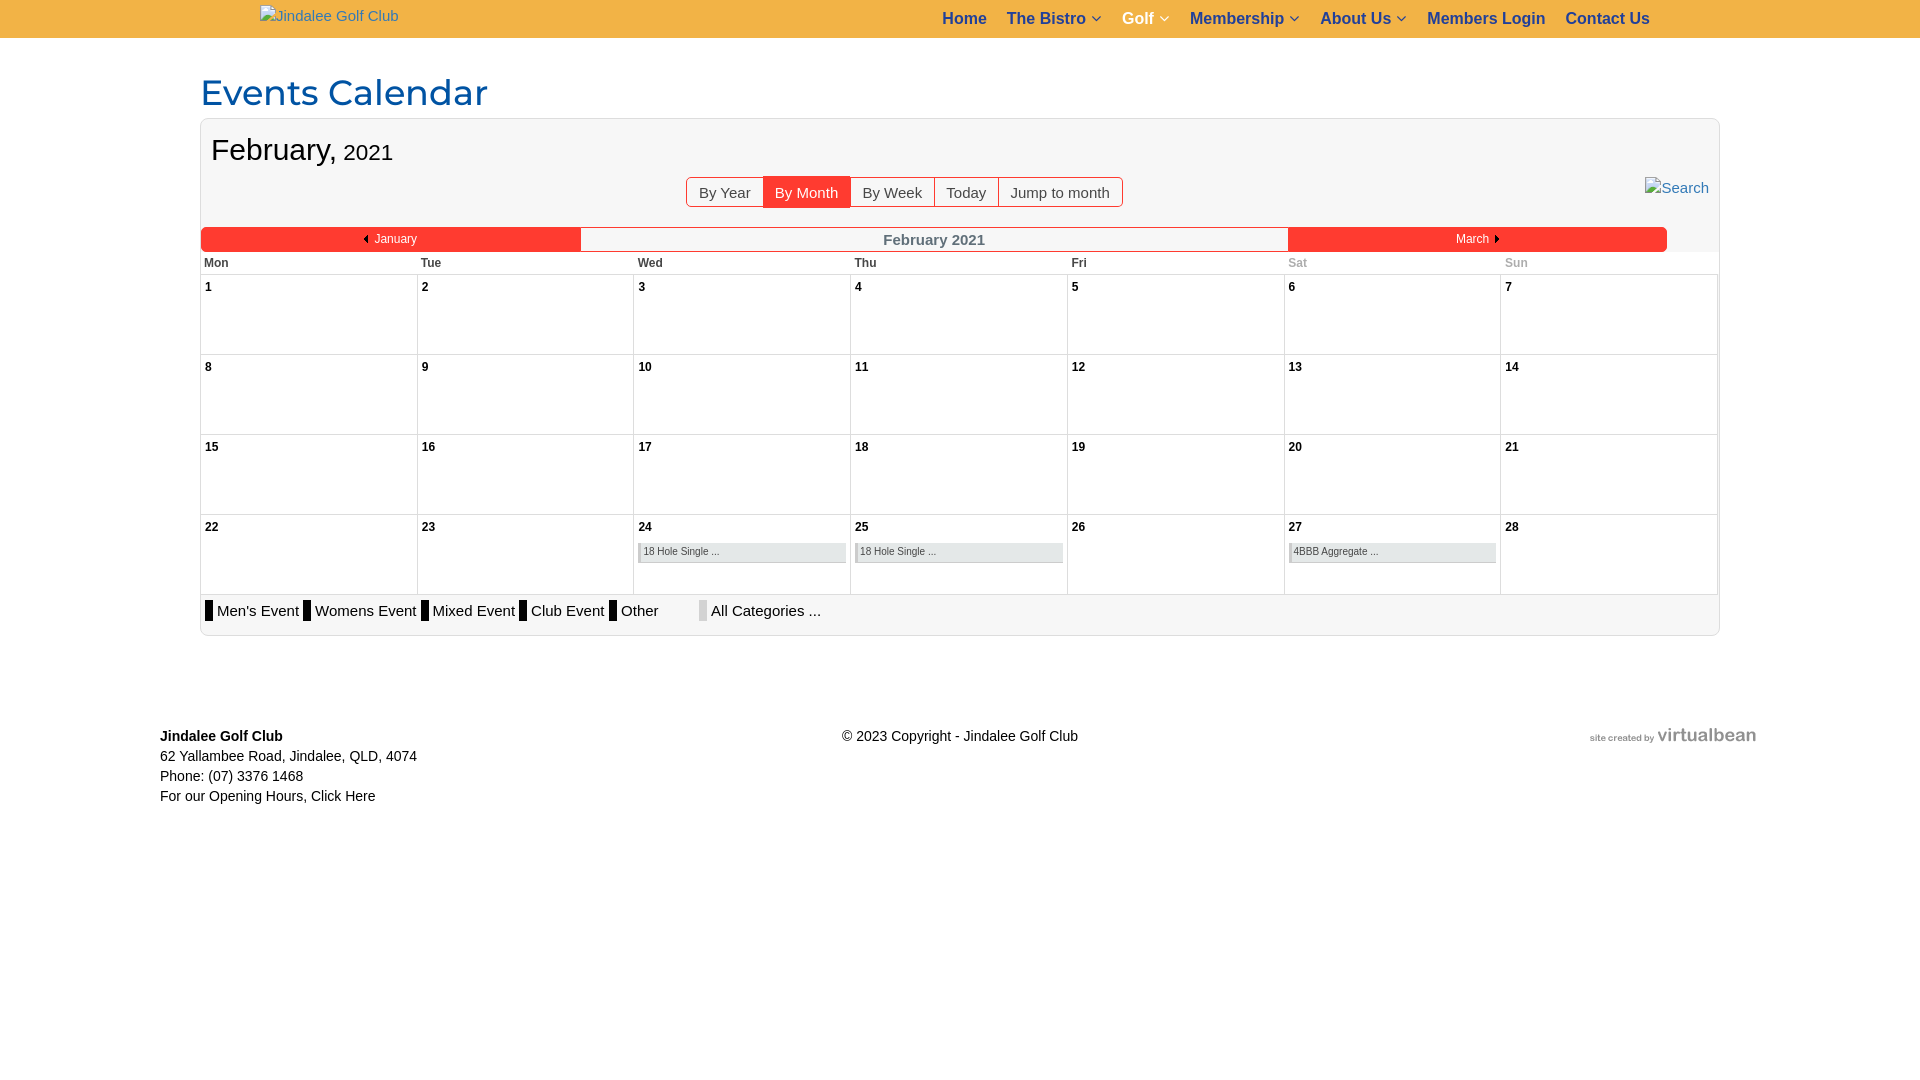 The image size is (1920, 1080). Describe the element at coordinates (1676, 186) in the screenshot. I see `'Search'` at that location.